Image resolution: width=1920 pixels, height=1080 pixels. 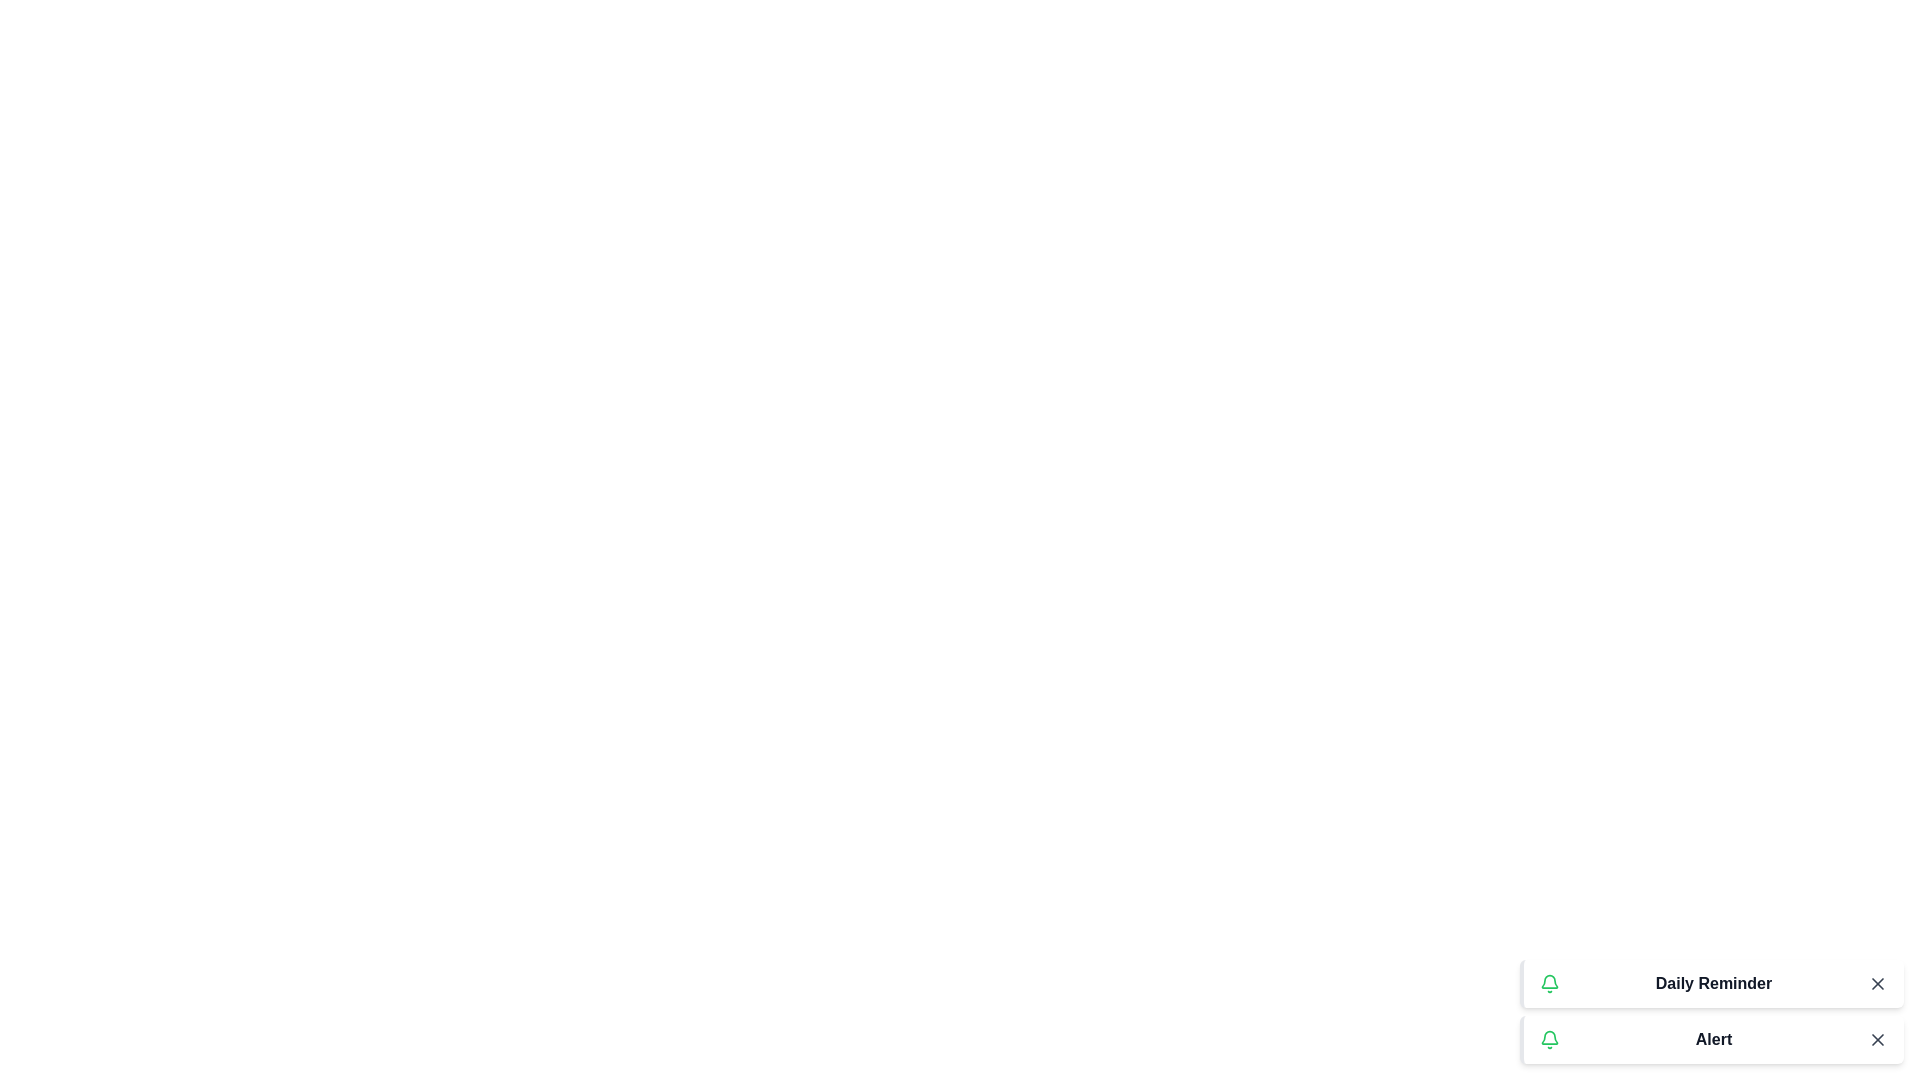 I want to click on the close button of the notification titled 'Daily Reminder', so click(x=1876, y=982).